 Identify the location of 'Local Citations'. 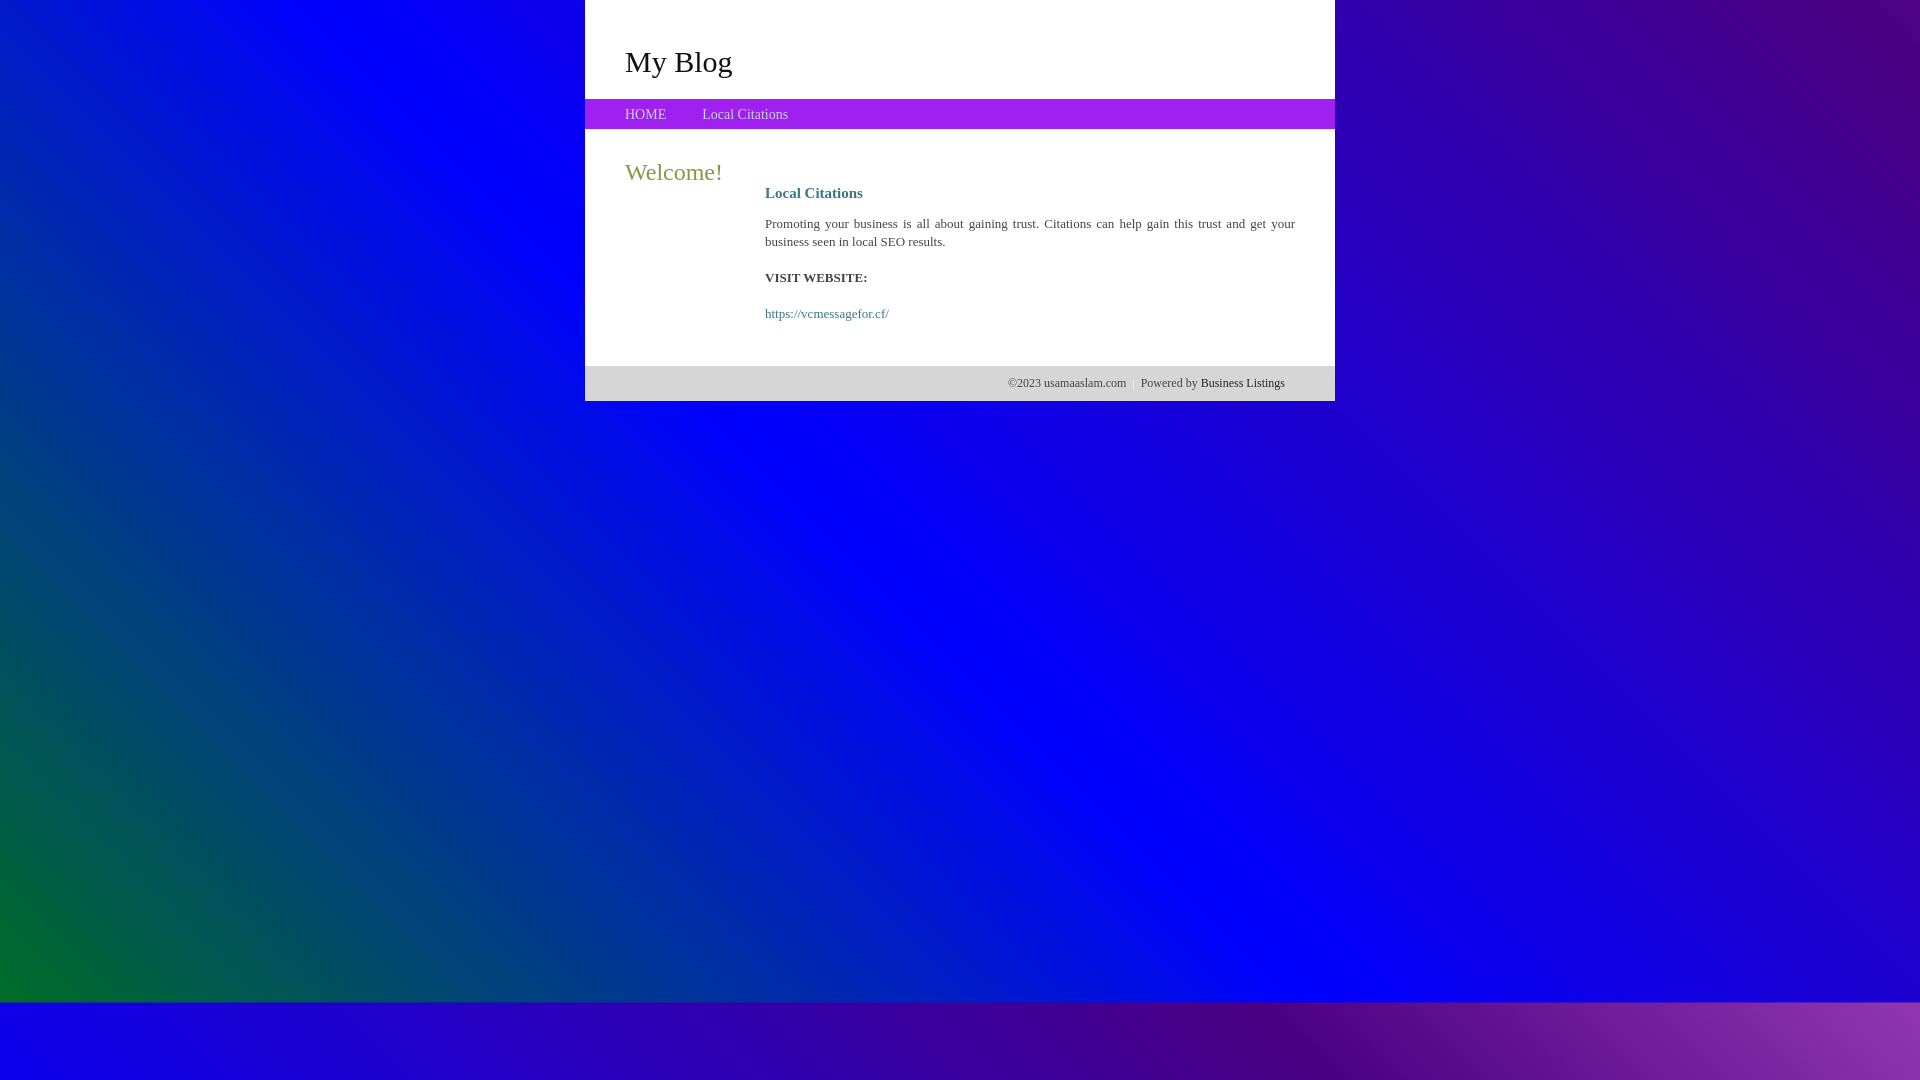
(743, 114).